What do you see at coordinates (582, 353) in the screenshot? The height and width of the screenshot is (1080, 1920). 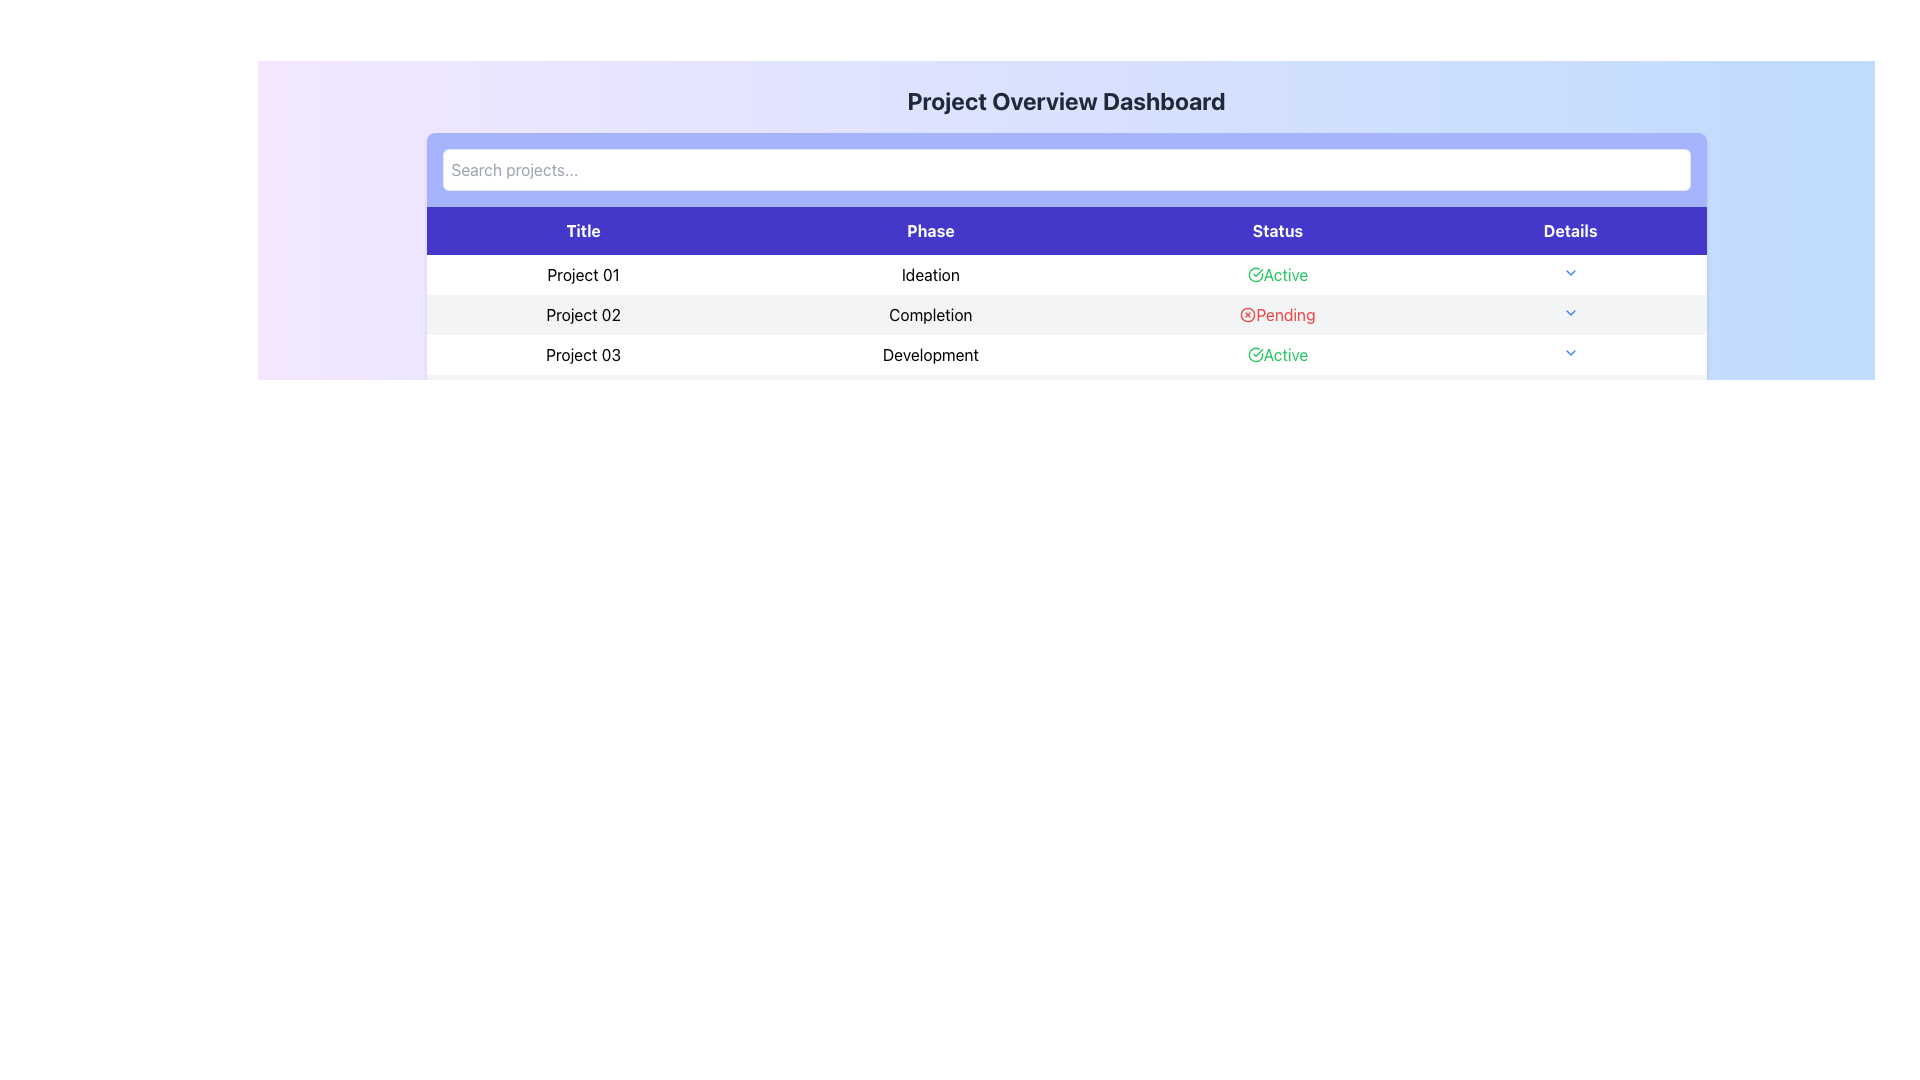 I see `the 'Project 03' text label` at bounding box center [582, 353].